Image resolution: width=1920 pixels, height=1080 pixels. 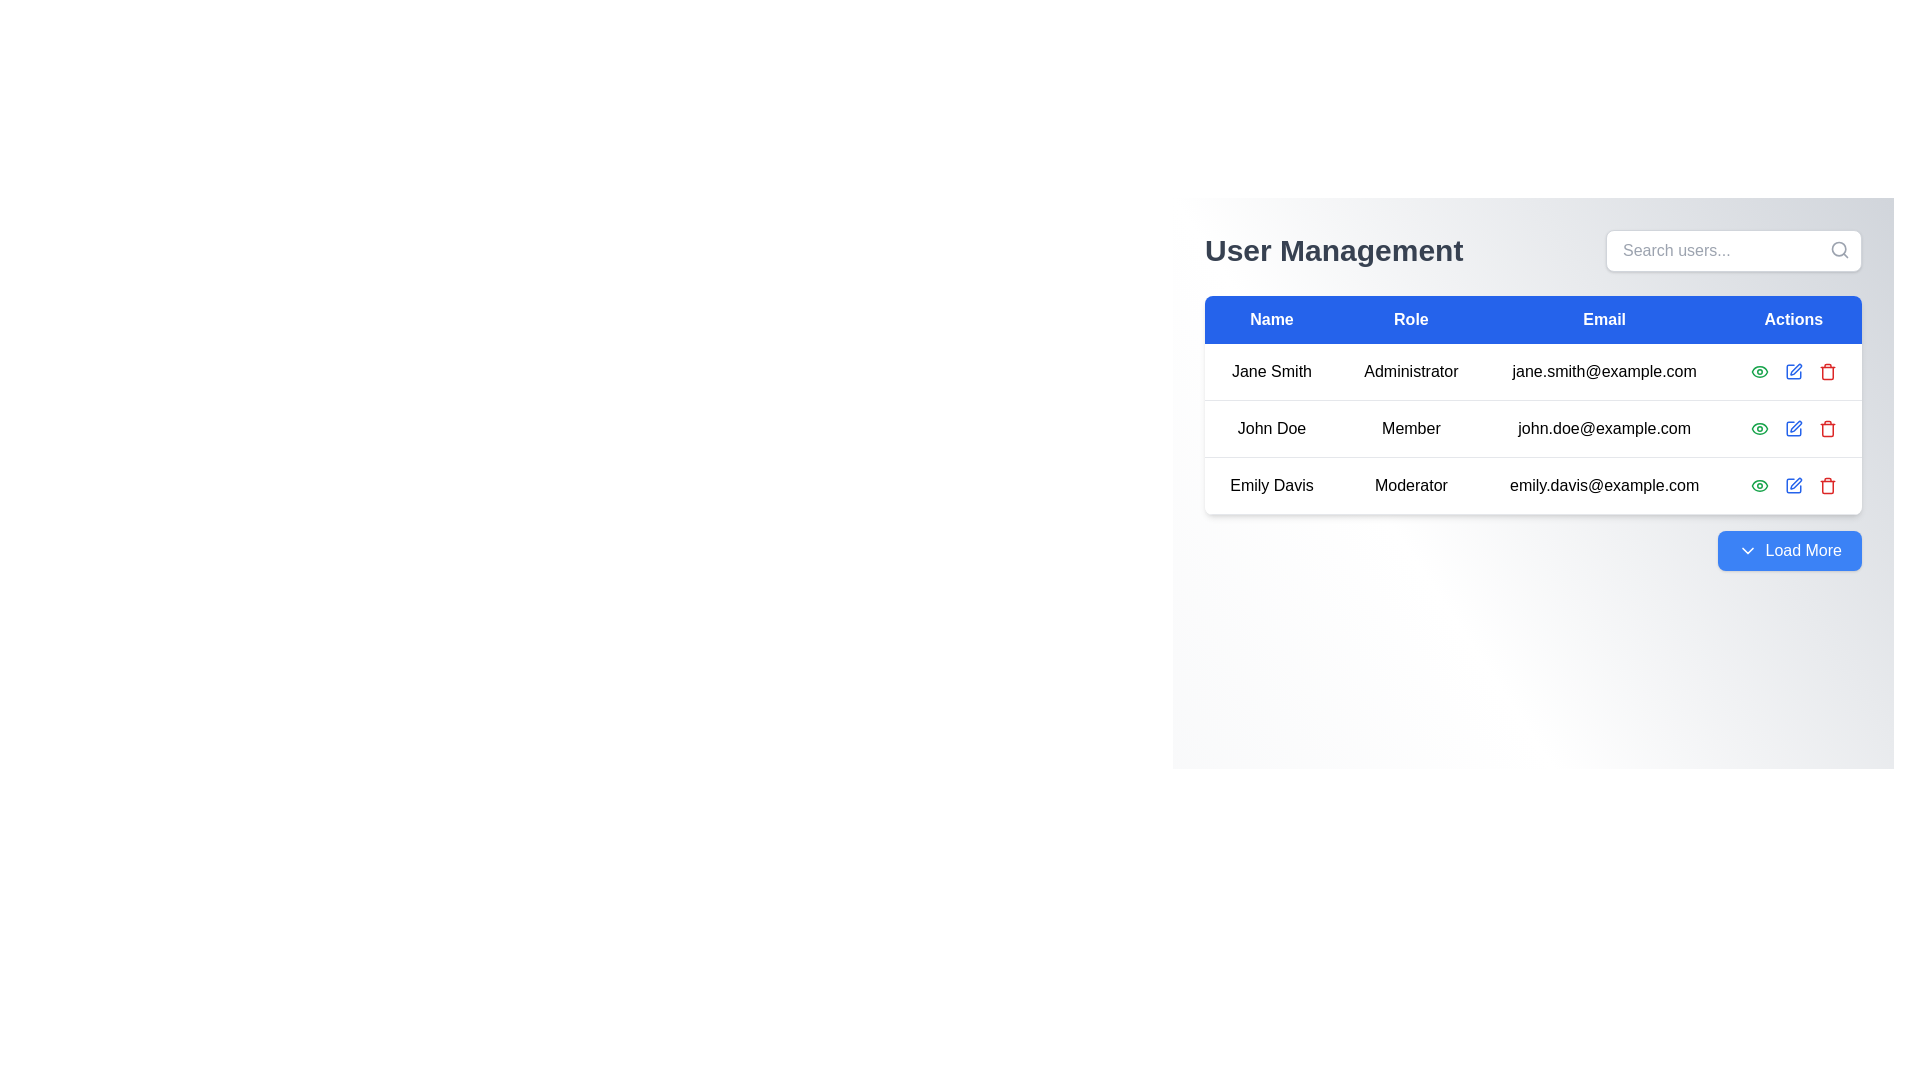 What do you see at coordinates (1410, 319) in the screenshot?
I see `the Table Header Cell displaying 'Role'` at bounding box center [1410, 319].